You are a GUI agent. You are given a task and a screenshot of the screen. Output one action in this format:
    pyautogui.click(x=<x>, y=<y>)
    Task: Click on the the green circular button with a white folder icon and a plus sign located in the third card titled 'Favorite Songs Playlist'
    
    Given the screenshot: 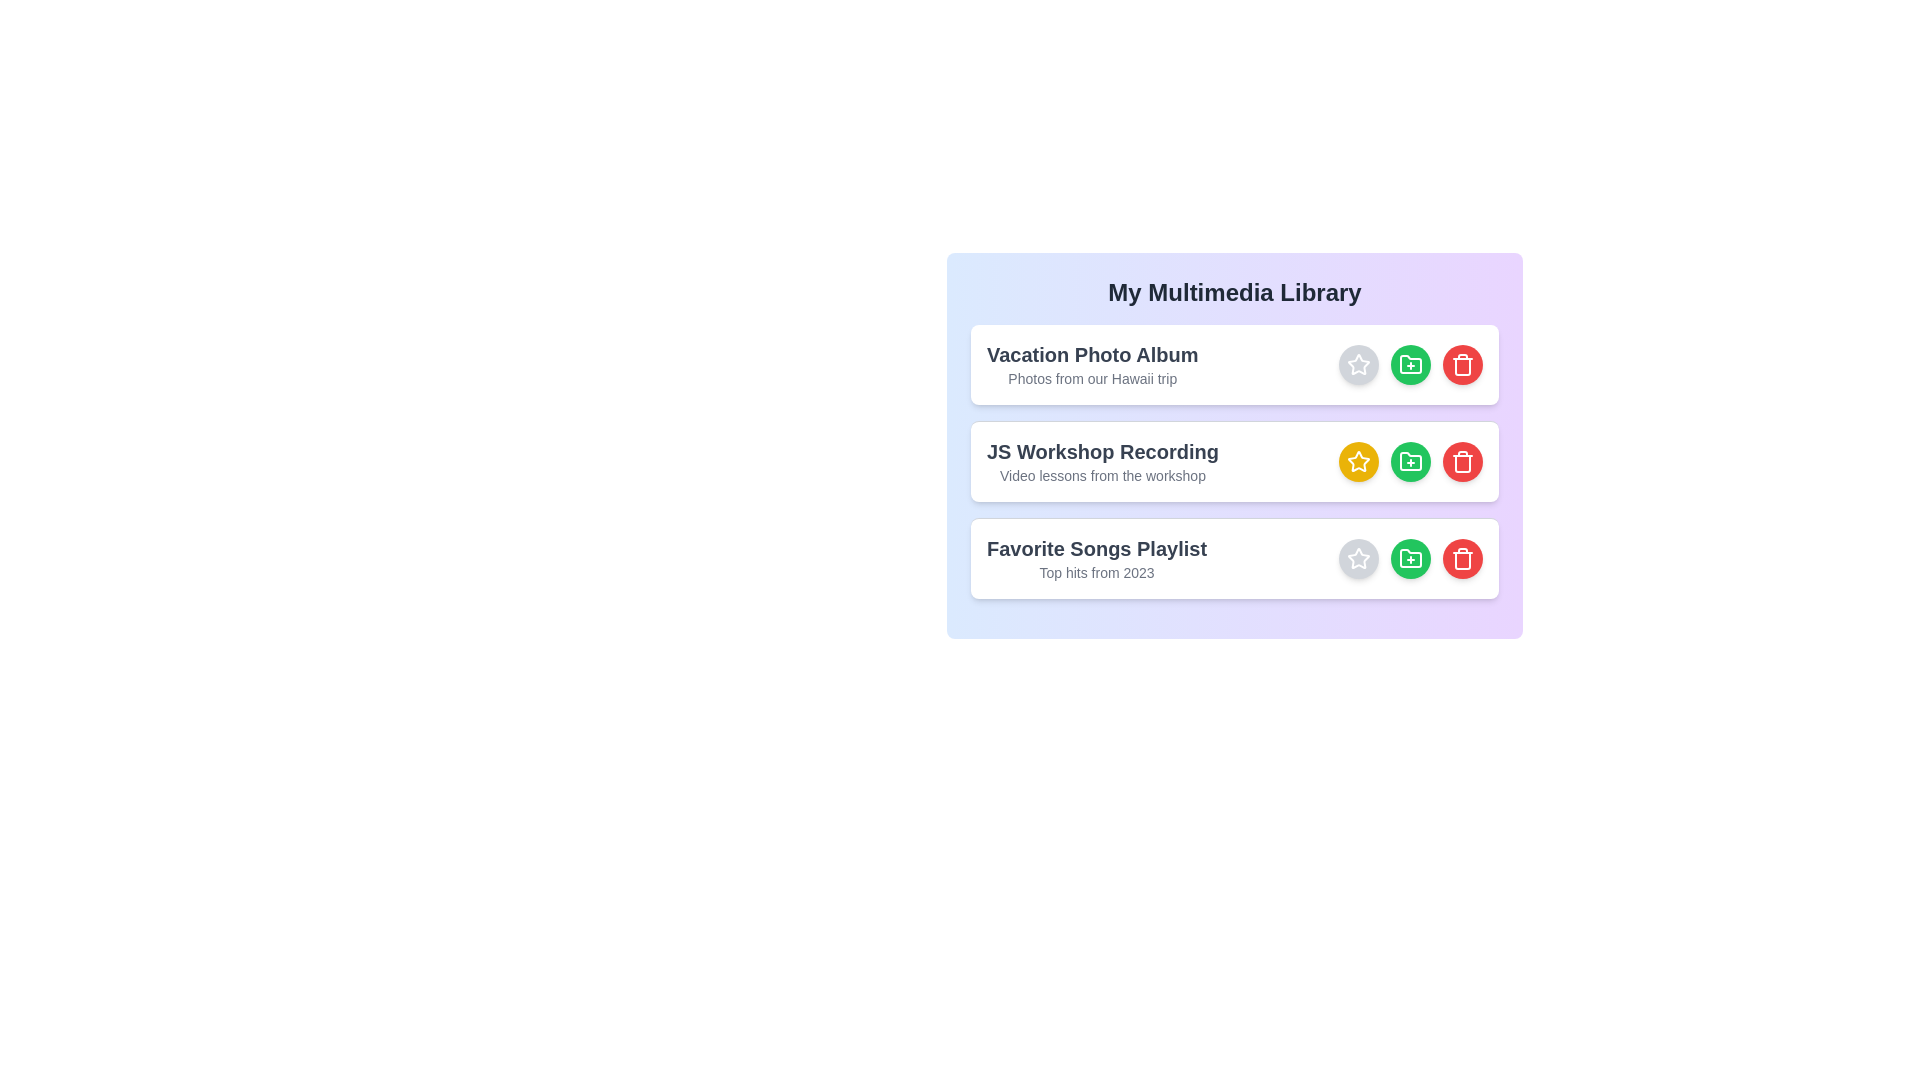 What is the action you would take?
    pyautogui.click(x=1410, y=559)
    